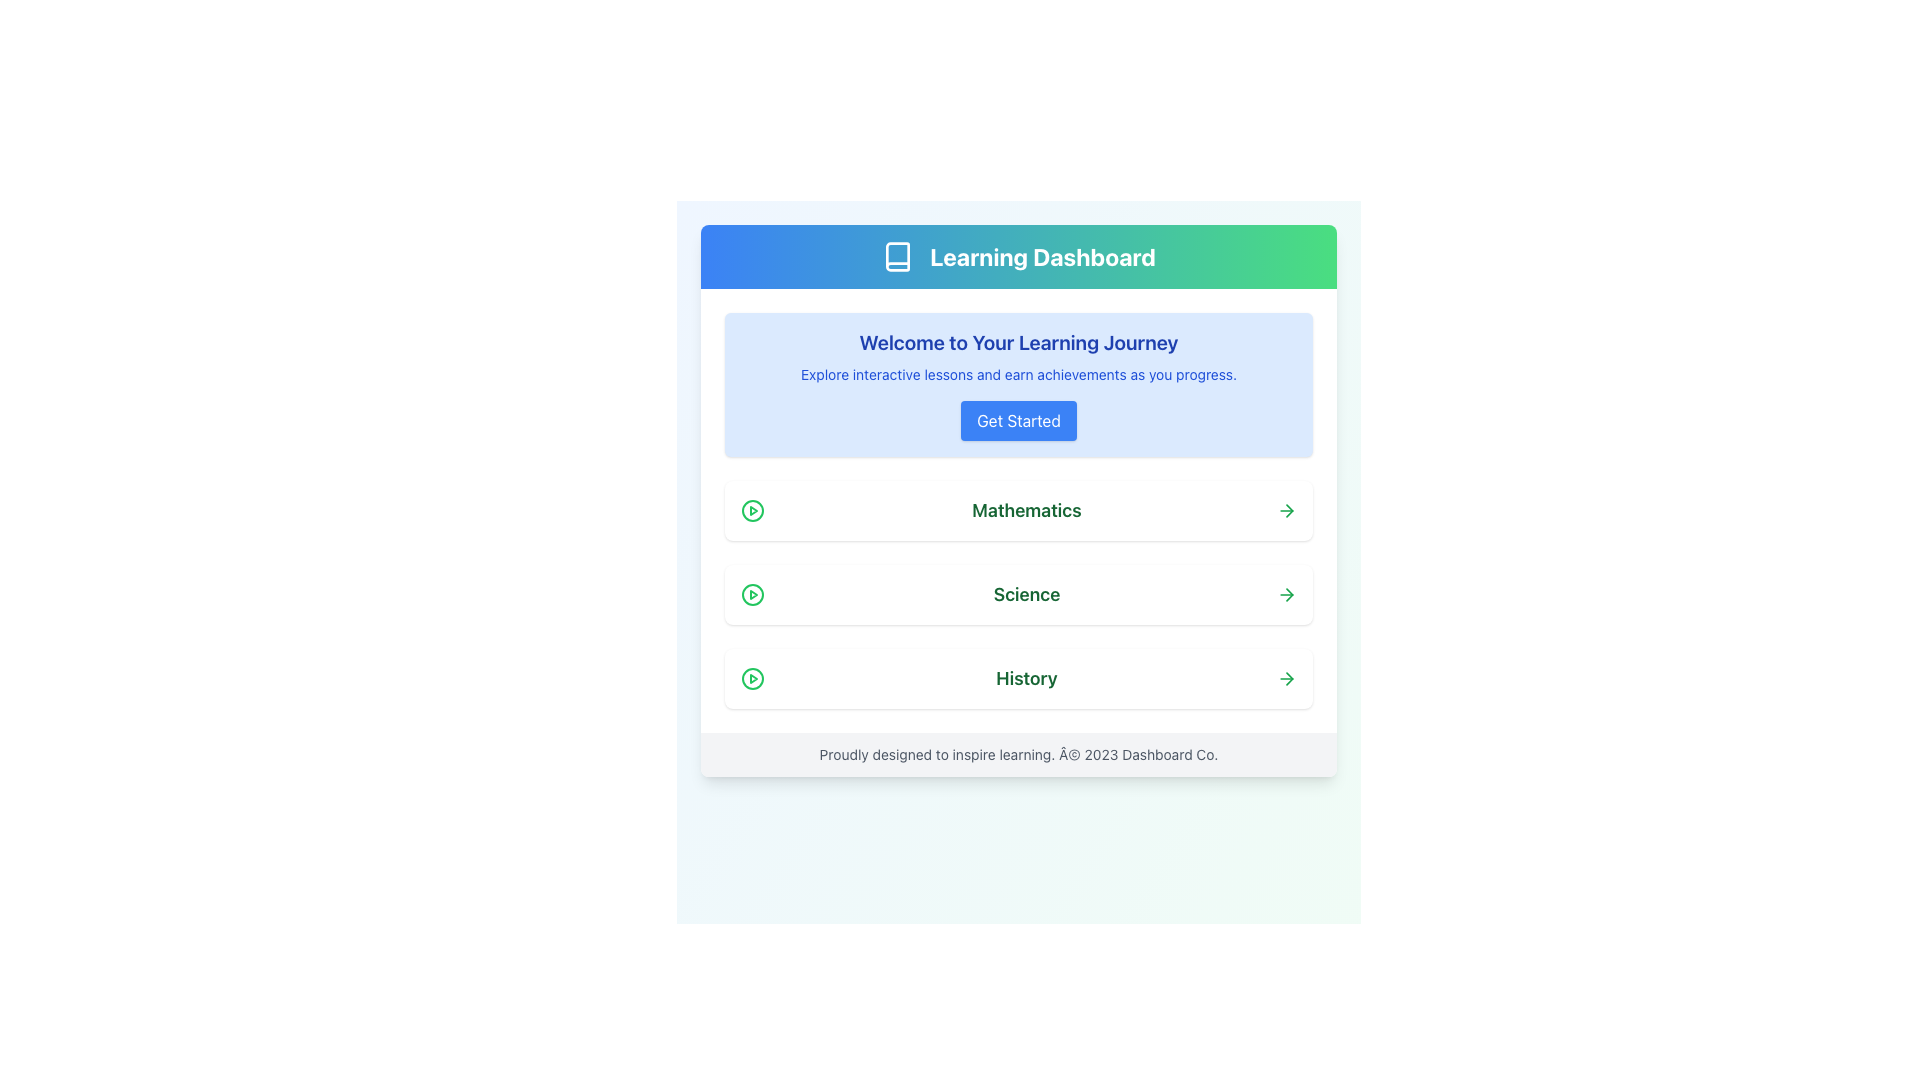  Describe the element at coordinates (1289, 509) in the screenshot. I see `the green arrow icon pointing to the right, located next to the 'Mathematics' list item` at that location.